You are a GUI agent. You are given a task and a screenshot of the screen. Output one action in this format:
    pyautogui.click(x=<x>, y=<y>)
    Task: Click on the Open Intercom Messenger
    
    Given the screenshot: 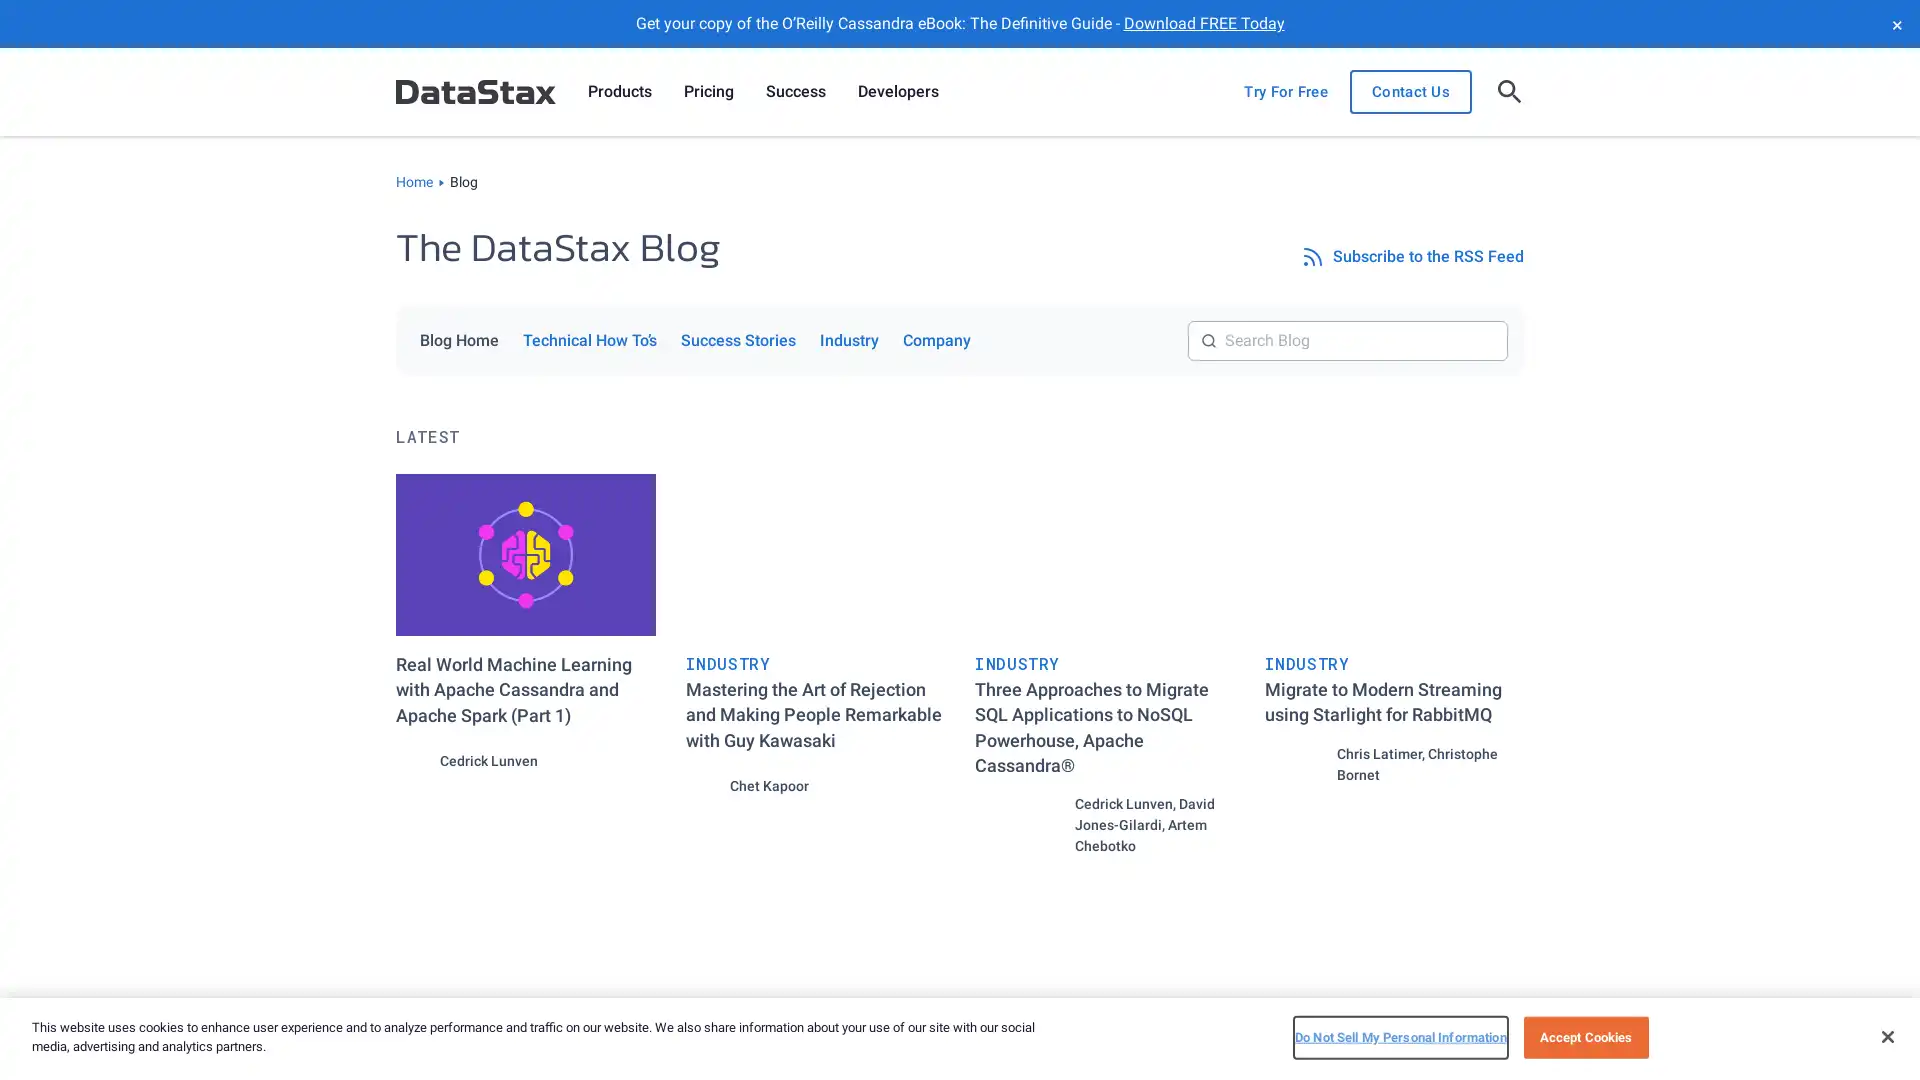 What is the action you would take?
    pyautogui.click(x=1869, y=1029)
    